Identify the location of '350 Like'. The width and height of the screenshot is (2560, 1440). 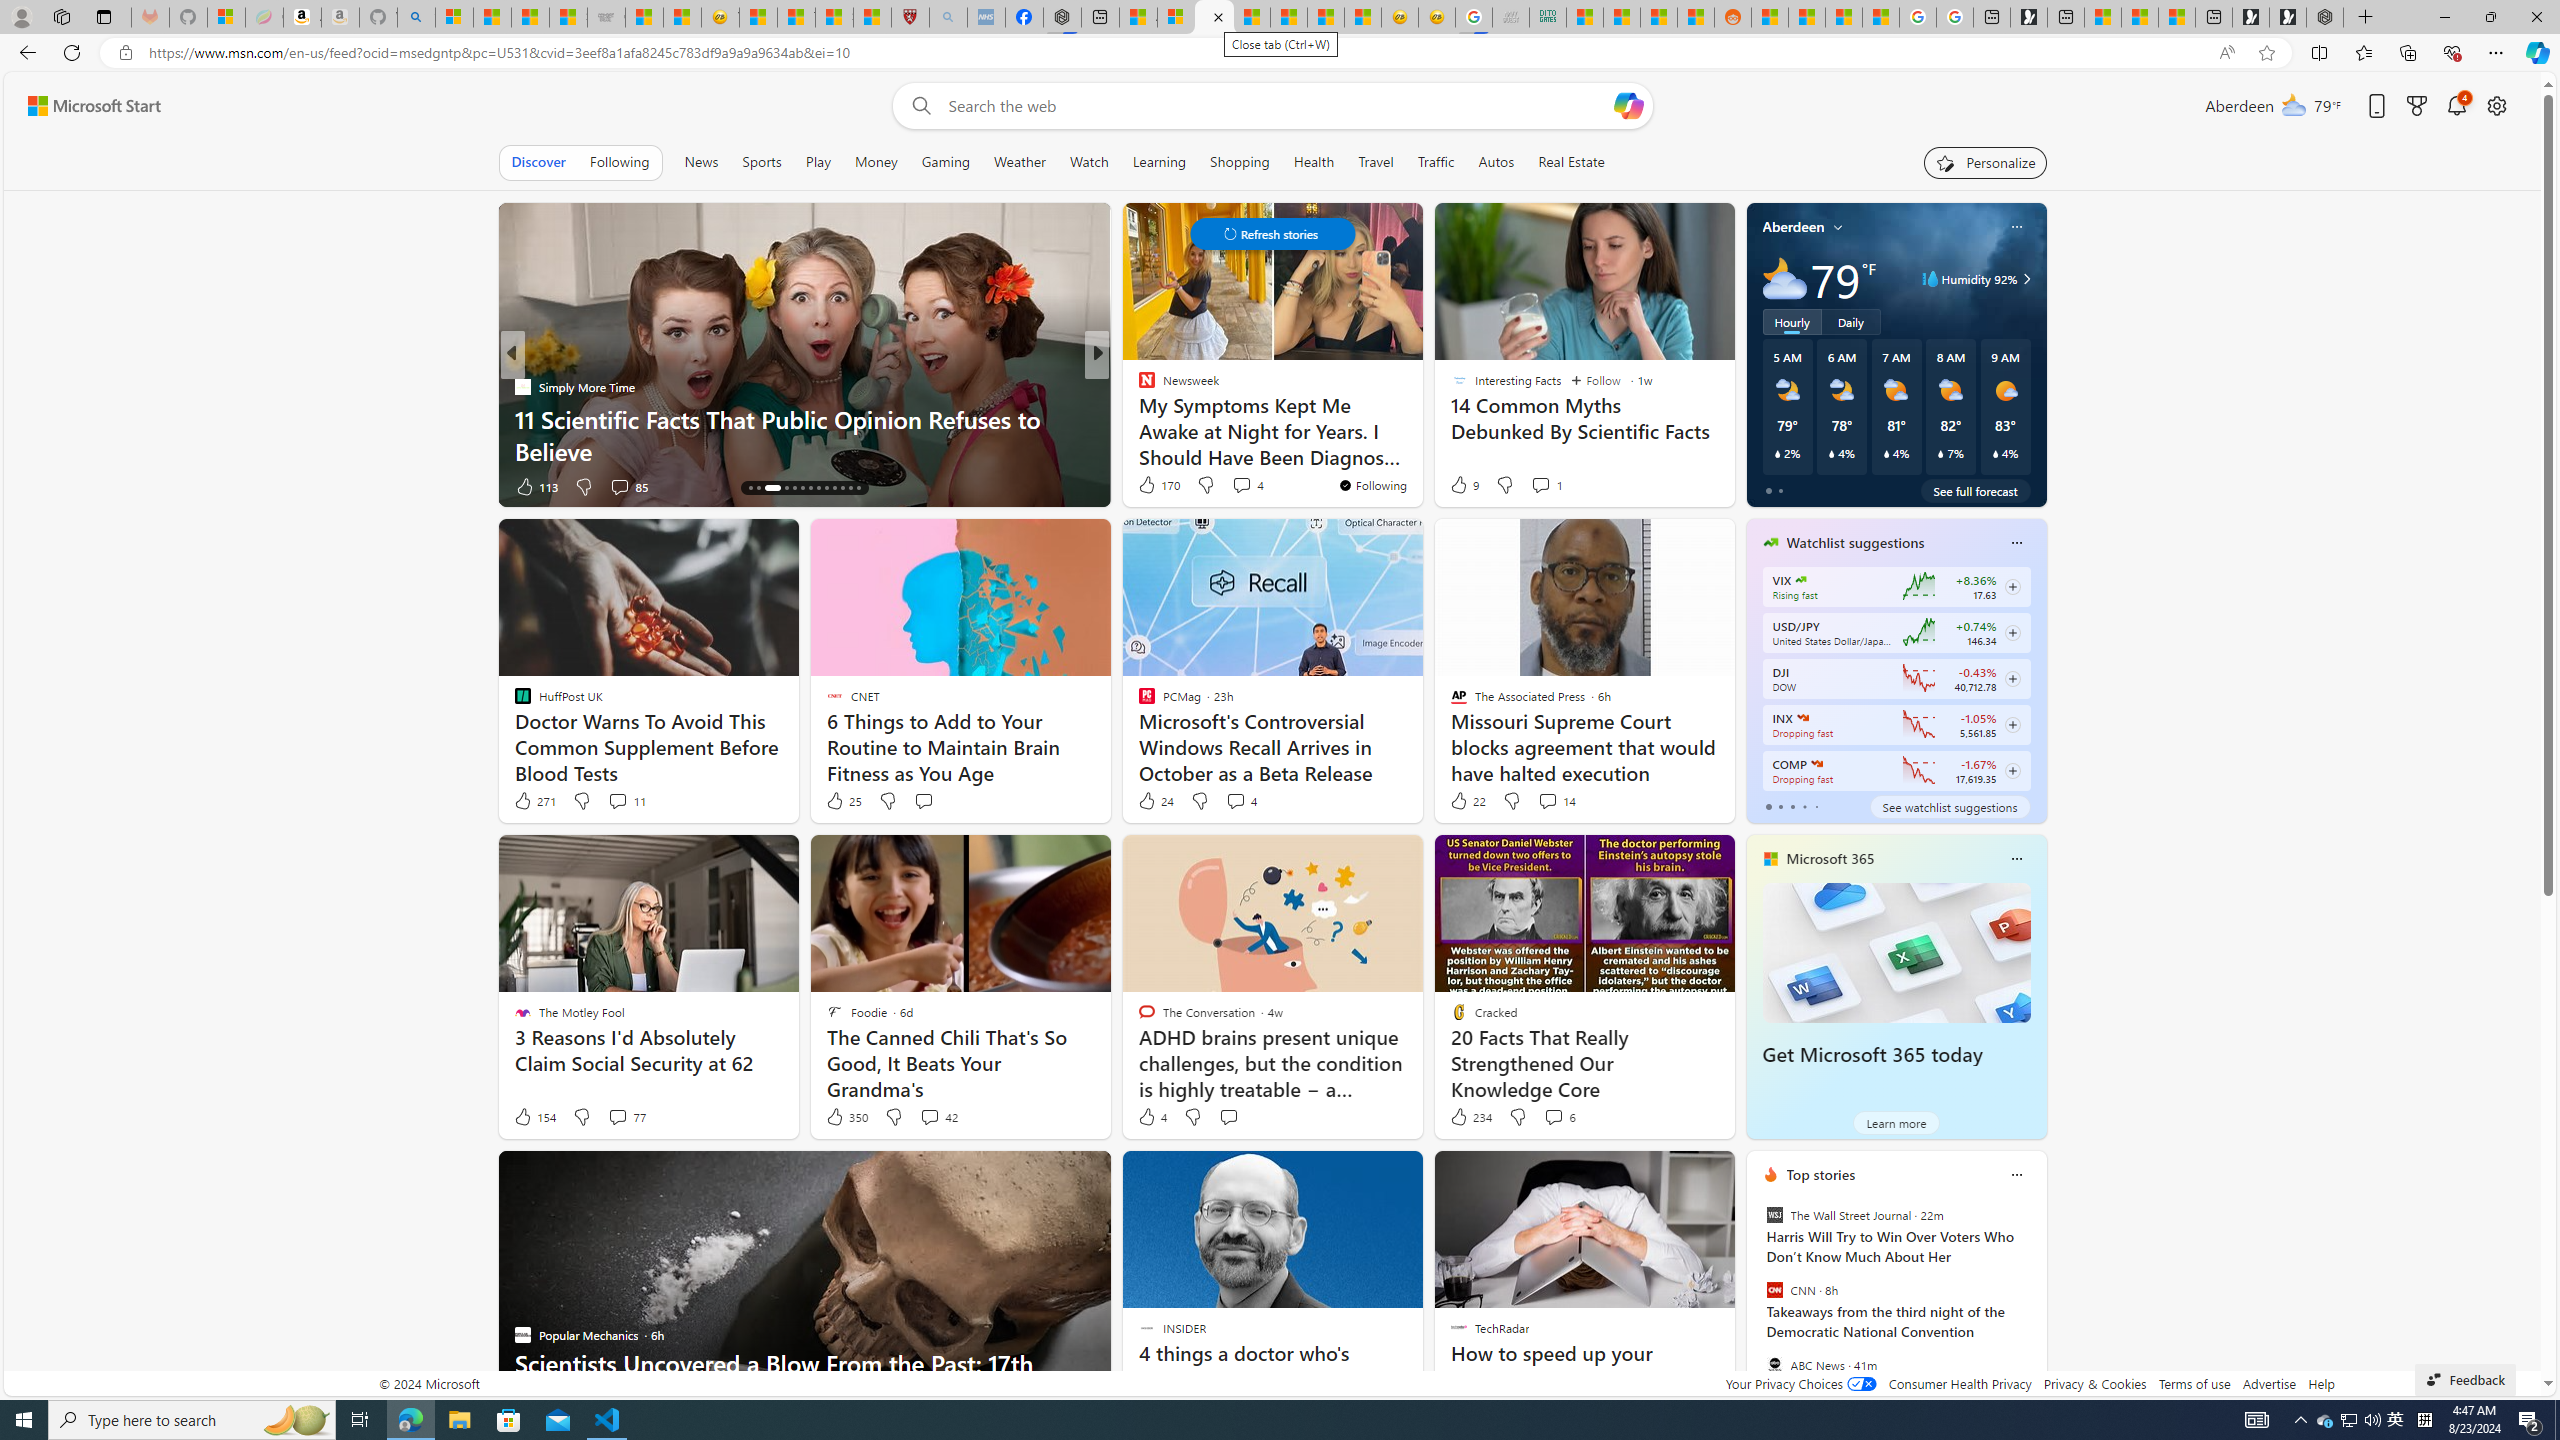
(845, 1115).